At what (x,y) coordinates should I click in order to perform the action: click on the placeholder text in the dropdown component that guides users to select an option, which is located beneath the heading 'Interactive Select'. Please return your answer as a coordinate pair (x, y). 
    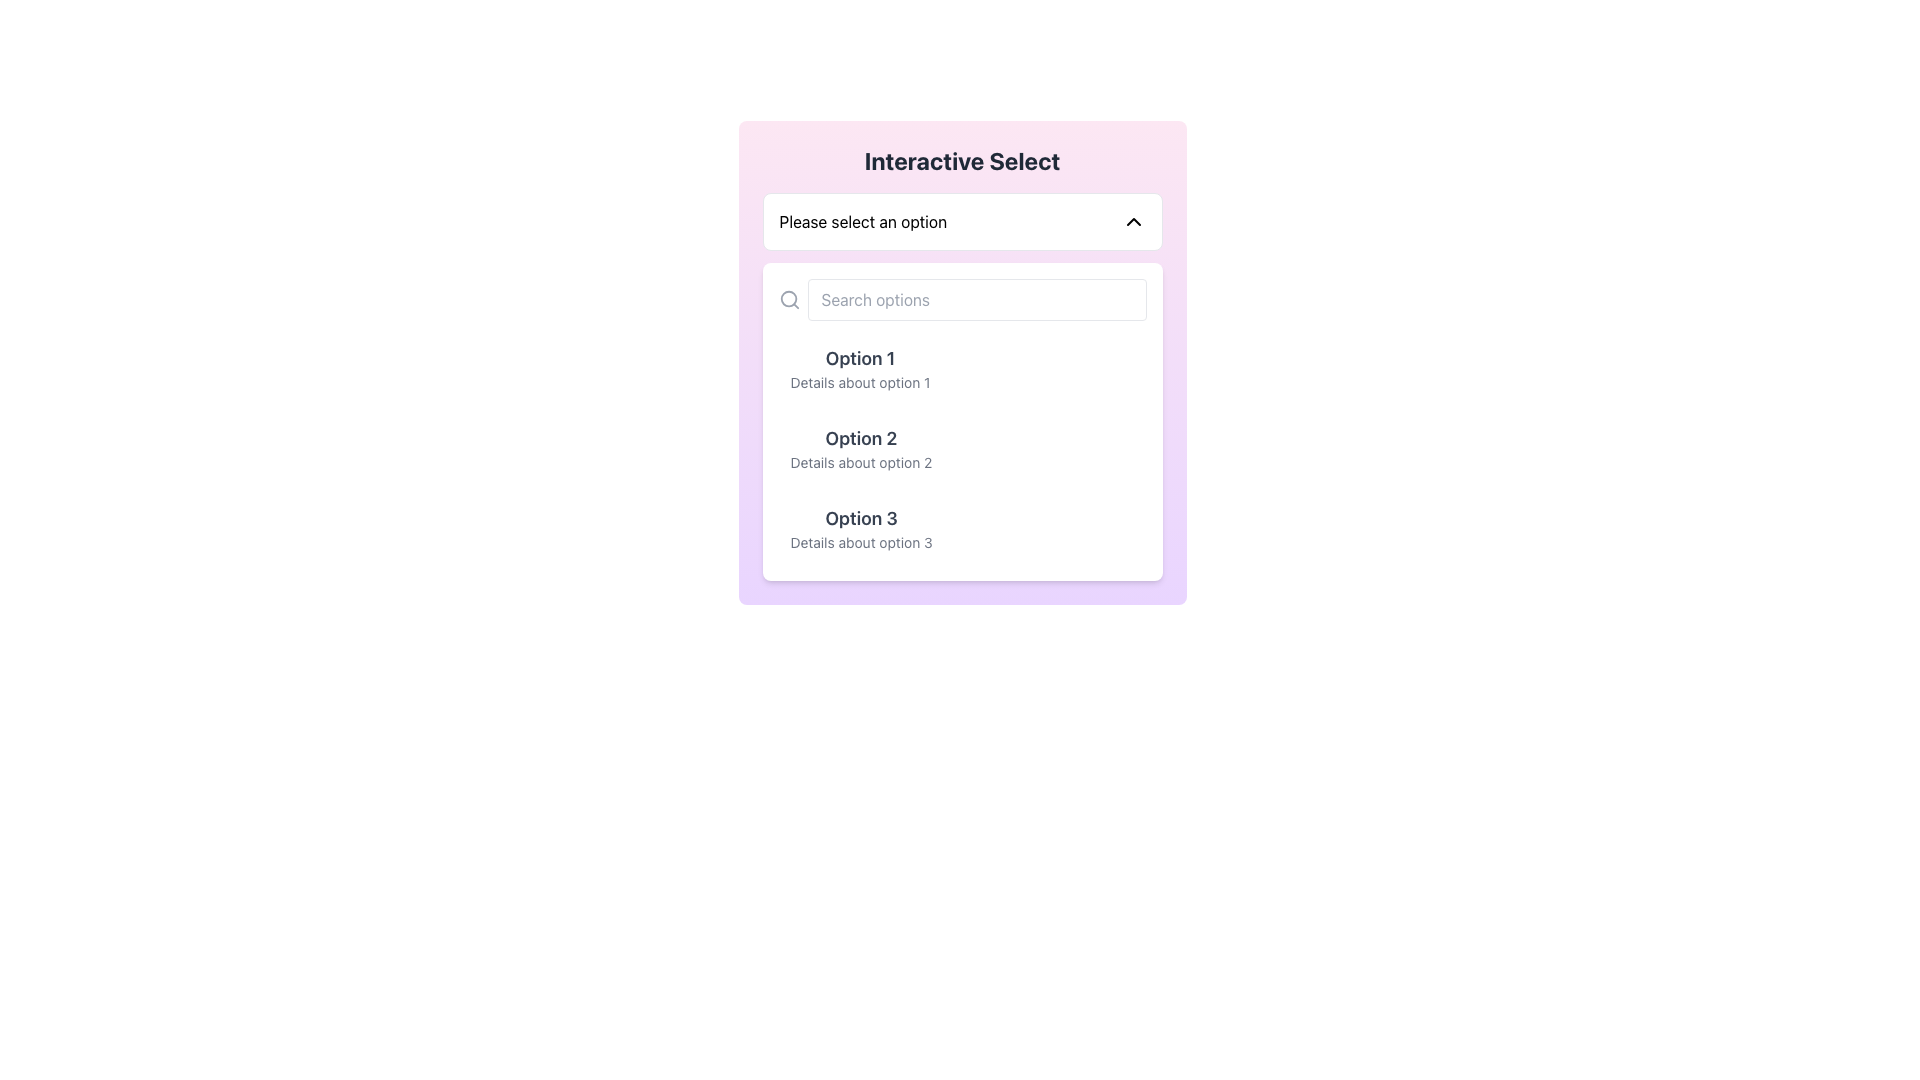
    Looking at the image, I should click on (863, 222).